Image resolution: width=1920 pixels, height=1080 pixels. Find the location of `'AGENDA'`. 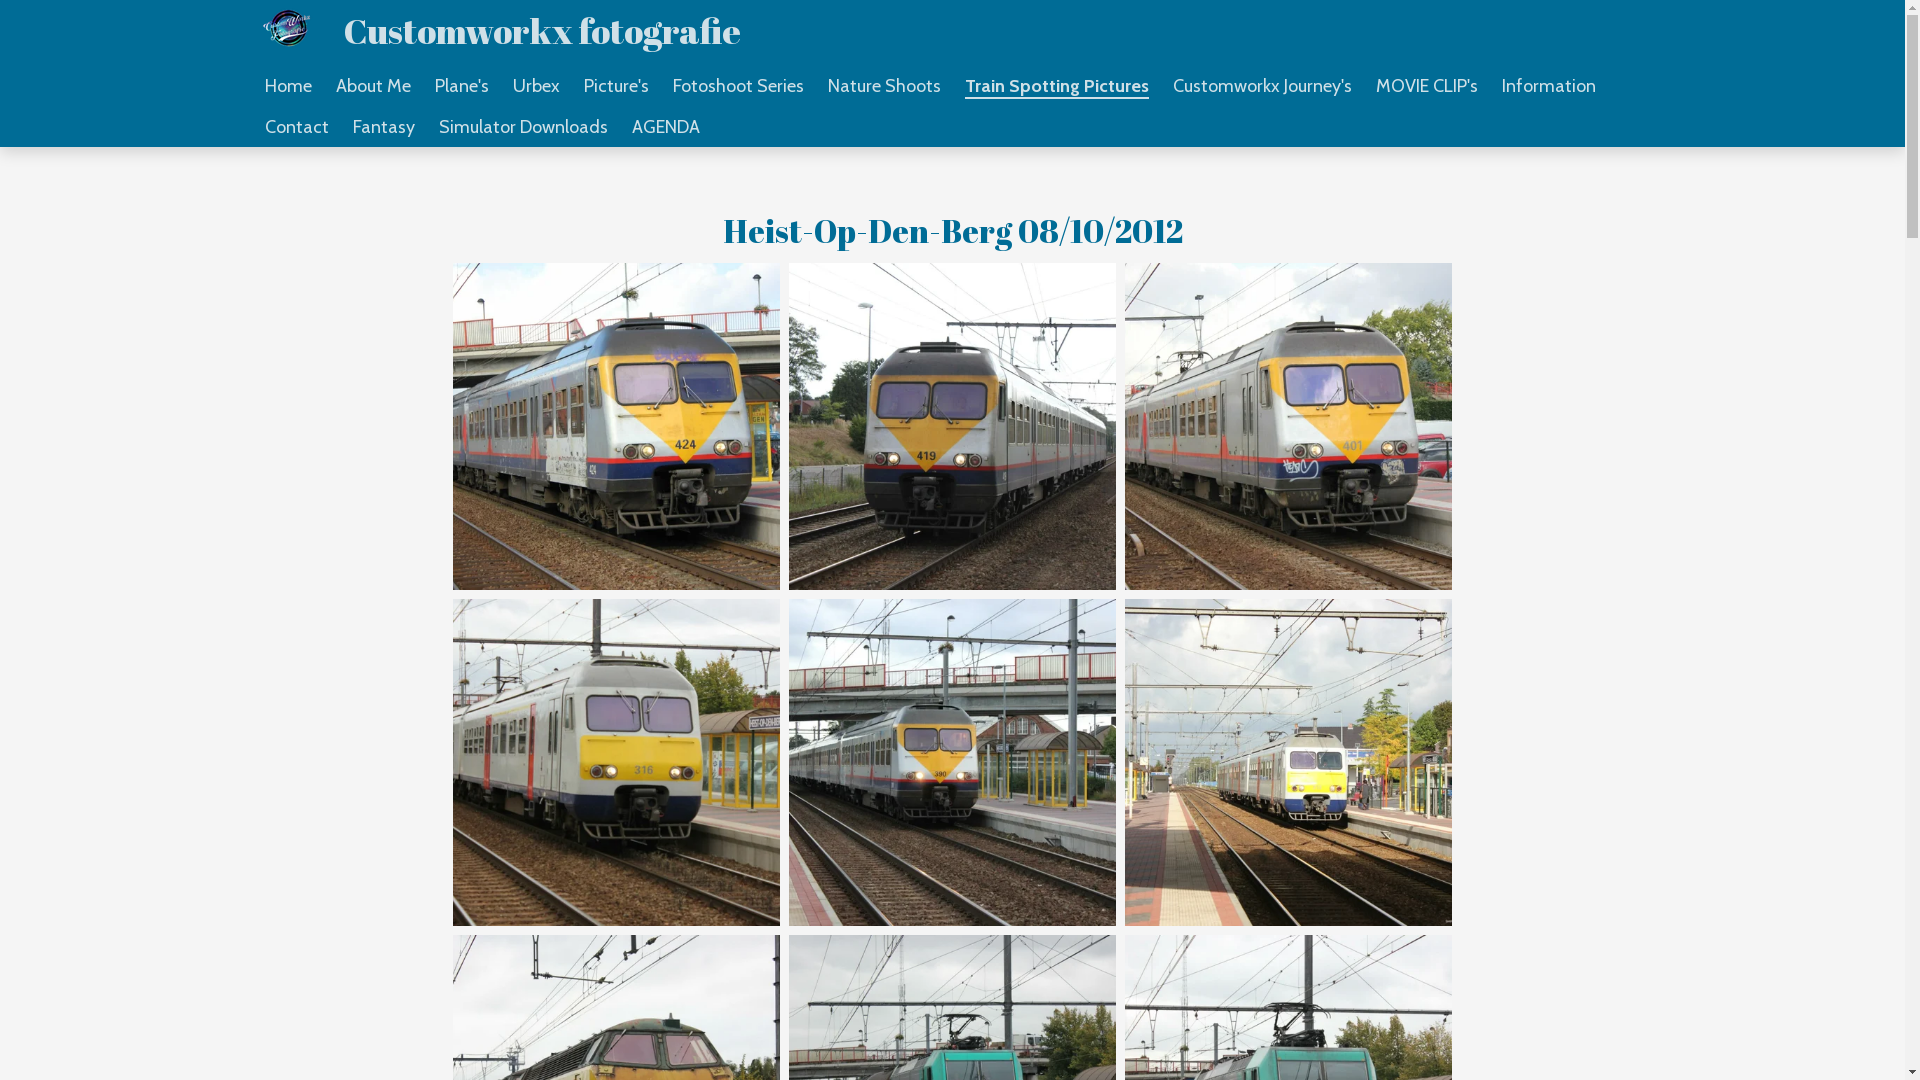

'AGENDA' is located at coordinates (618, 127).